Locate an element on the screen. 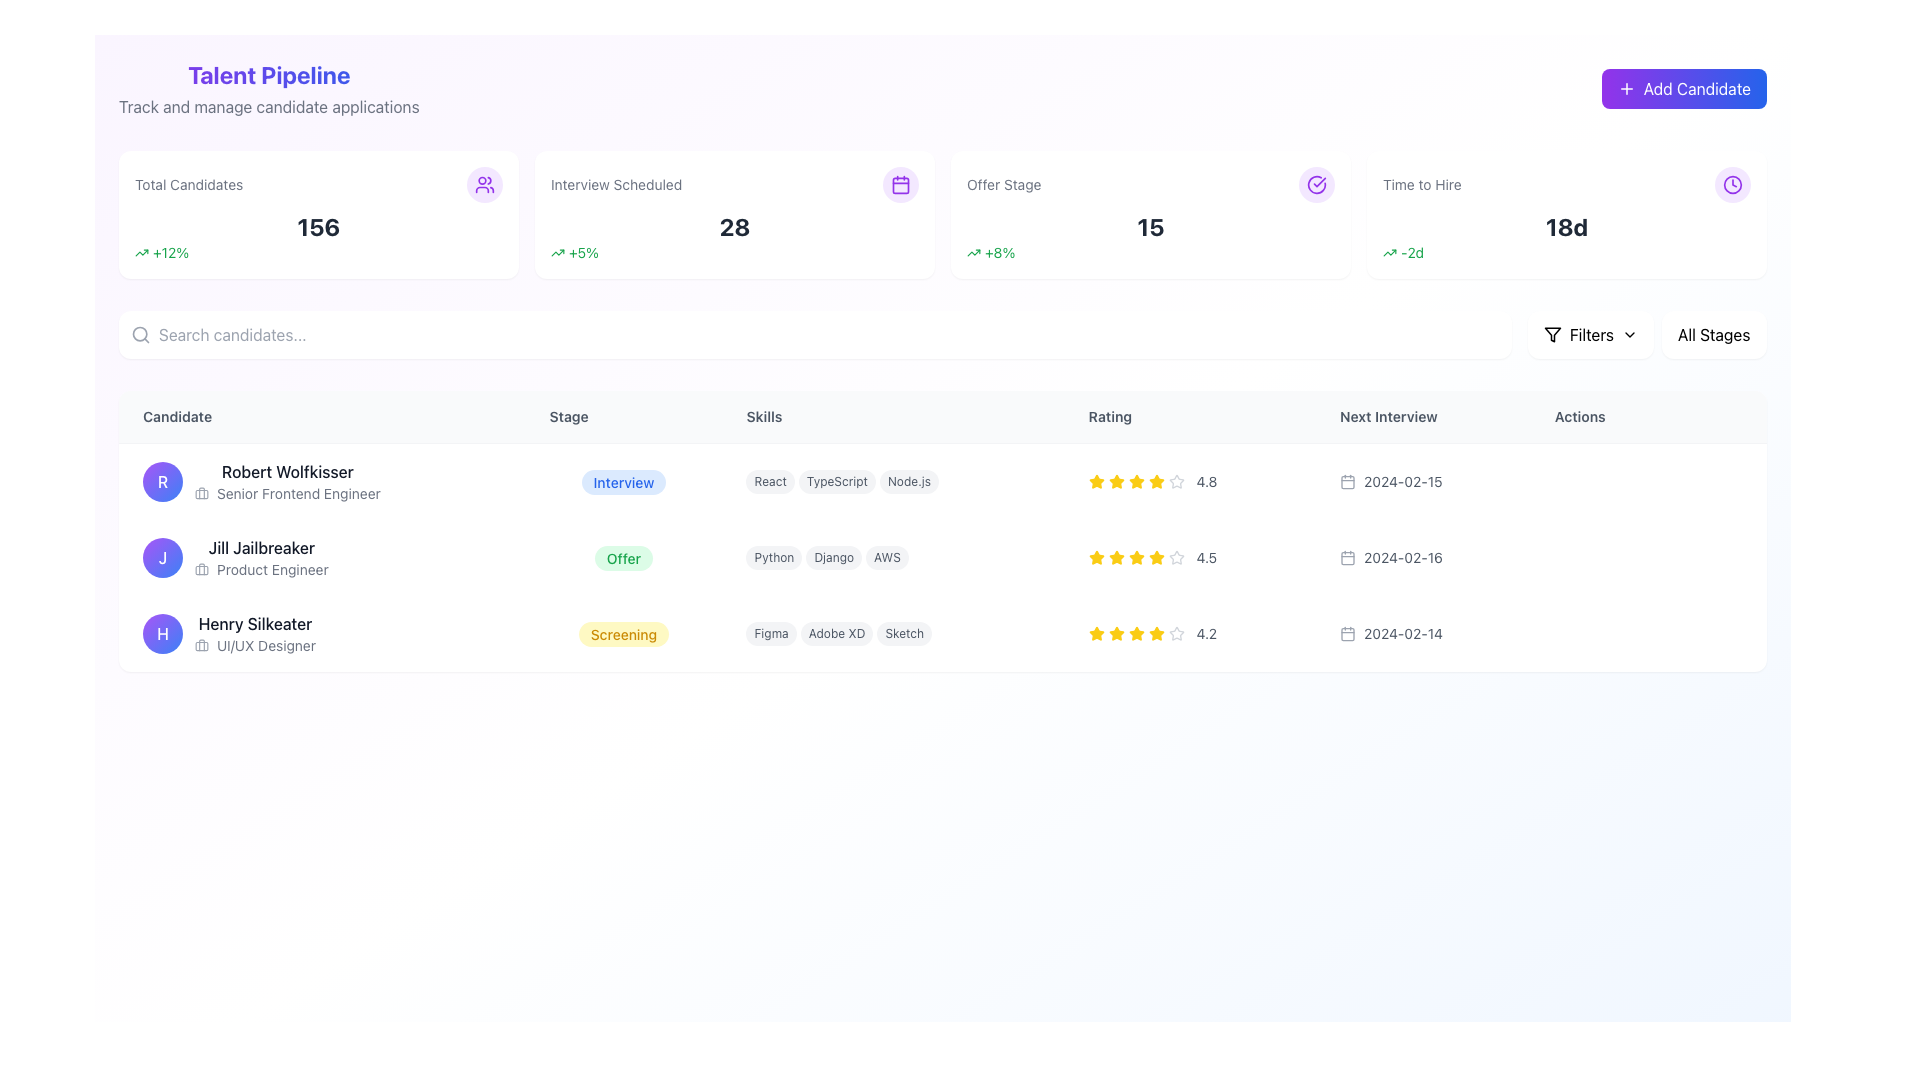 The width and height of the screenshot is (1920, 1080). the Header section titled 'Talent Pipeline', which features a bold header in a vibrant gradient from purple to blue and a subtitle in lighter gray beneath it, located in the upper-left corner of the dashboard is located at coordinates (268, 87).